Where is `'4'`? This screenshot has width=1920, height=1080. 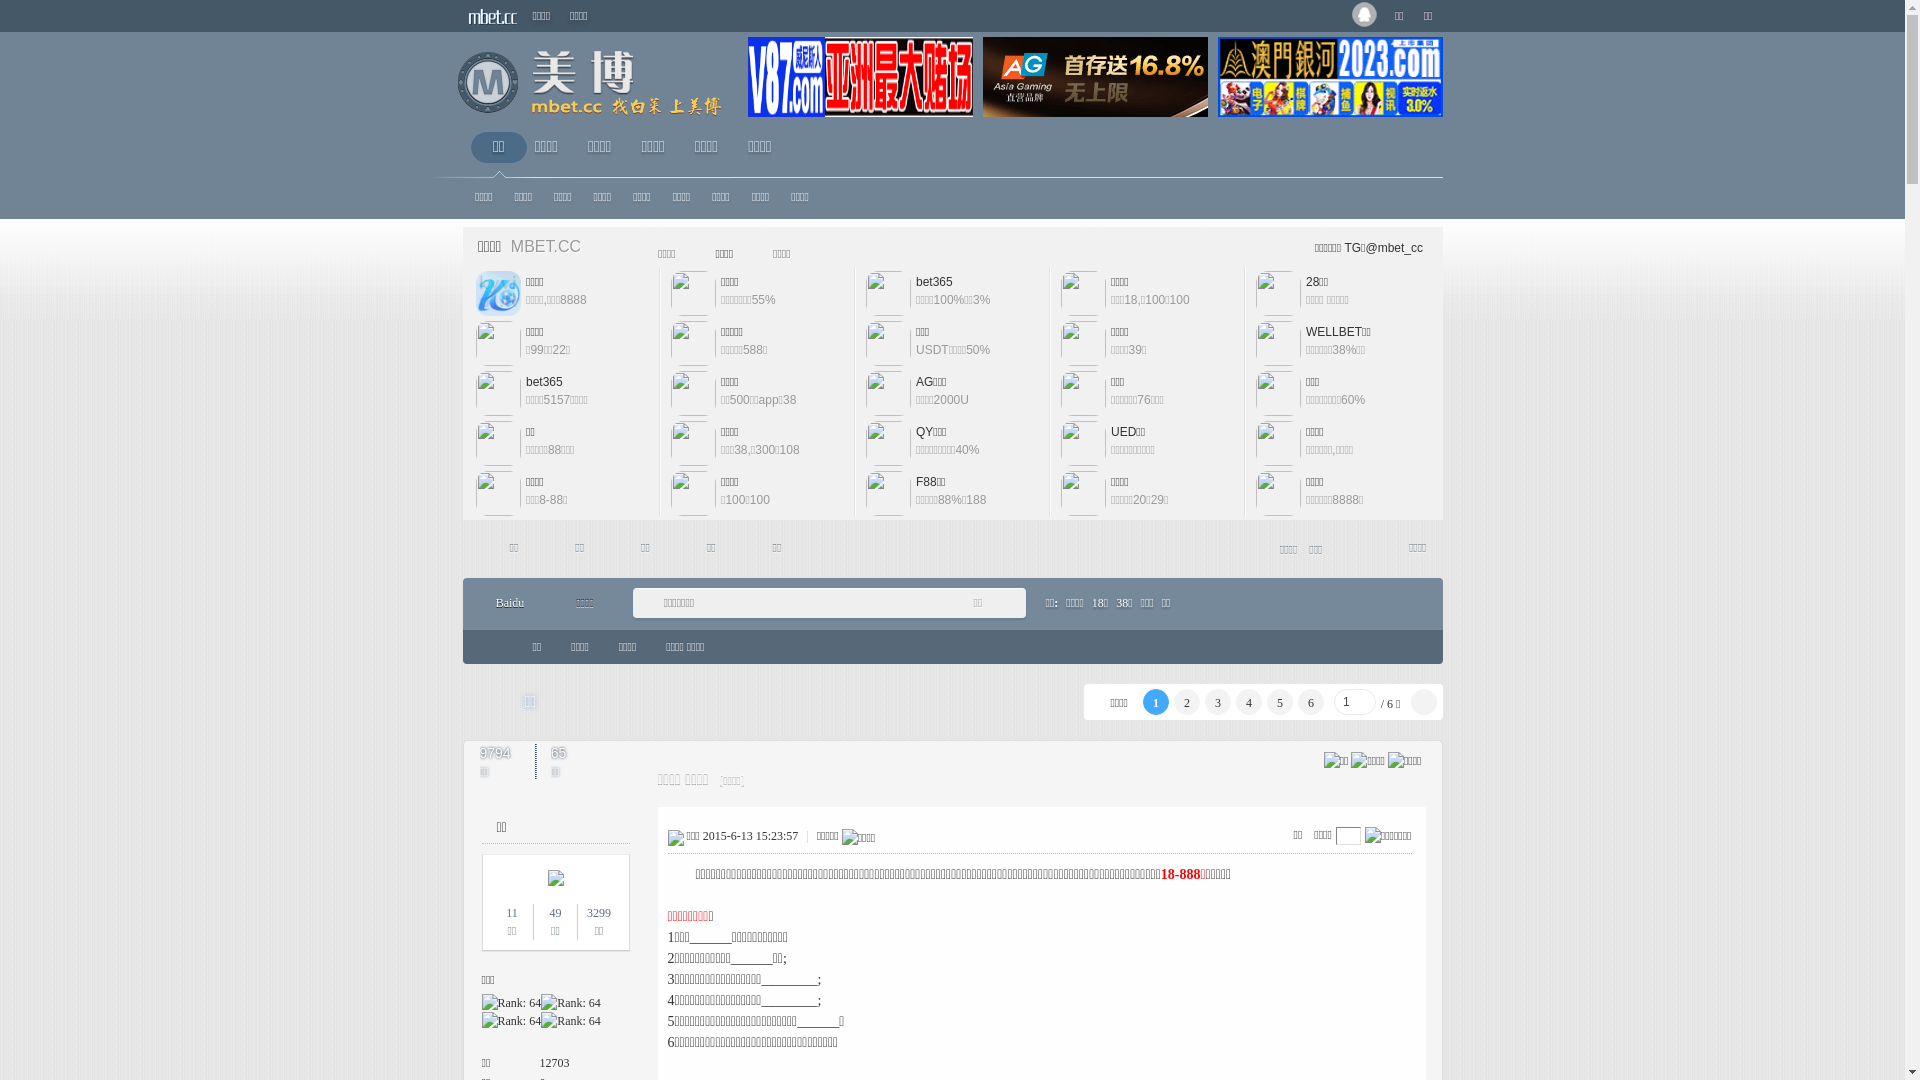
'4' is located at coordinates (1247, 701).